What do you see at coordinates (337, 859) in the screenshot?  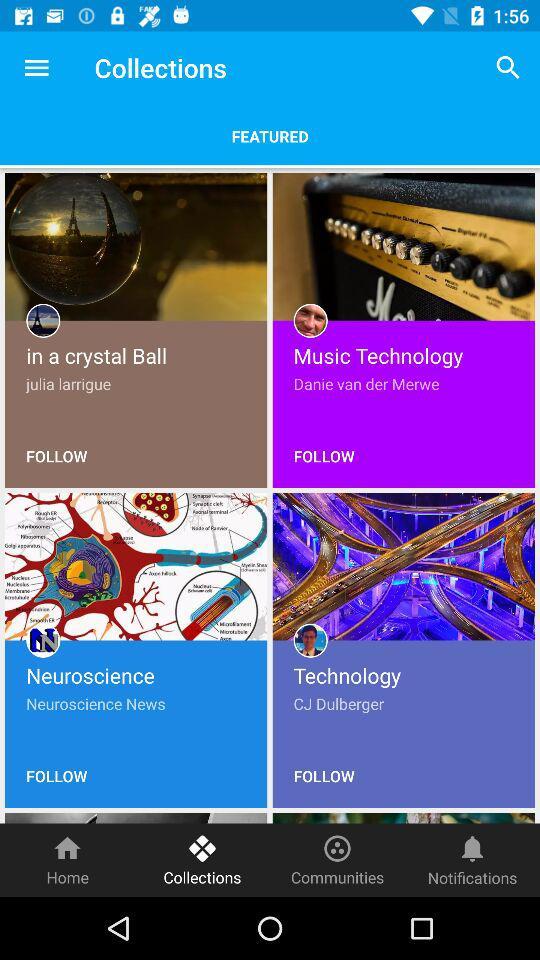 I see `item next to the notifications` at bounding box center [337, 859].